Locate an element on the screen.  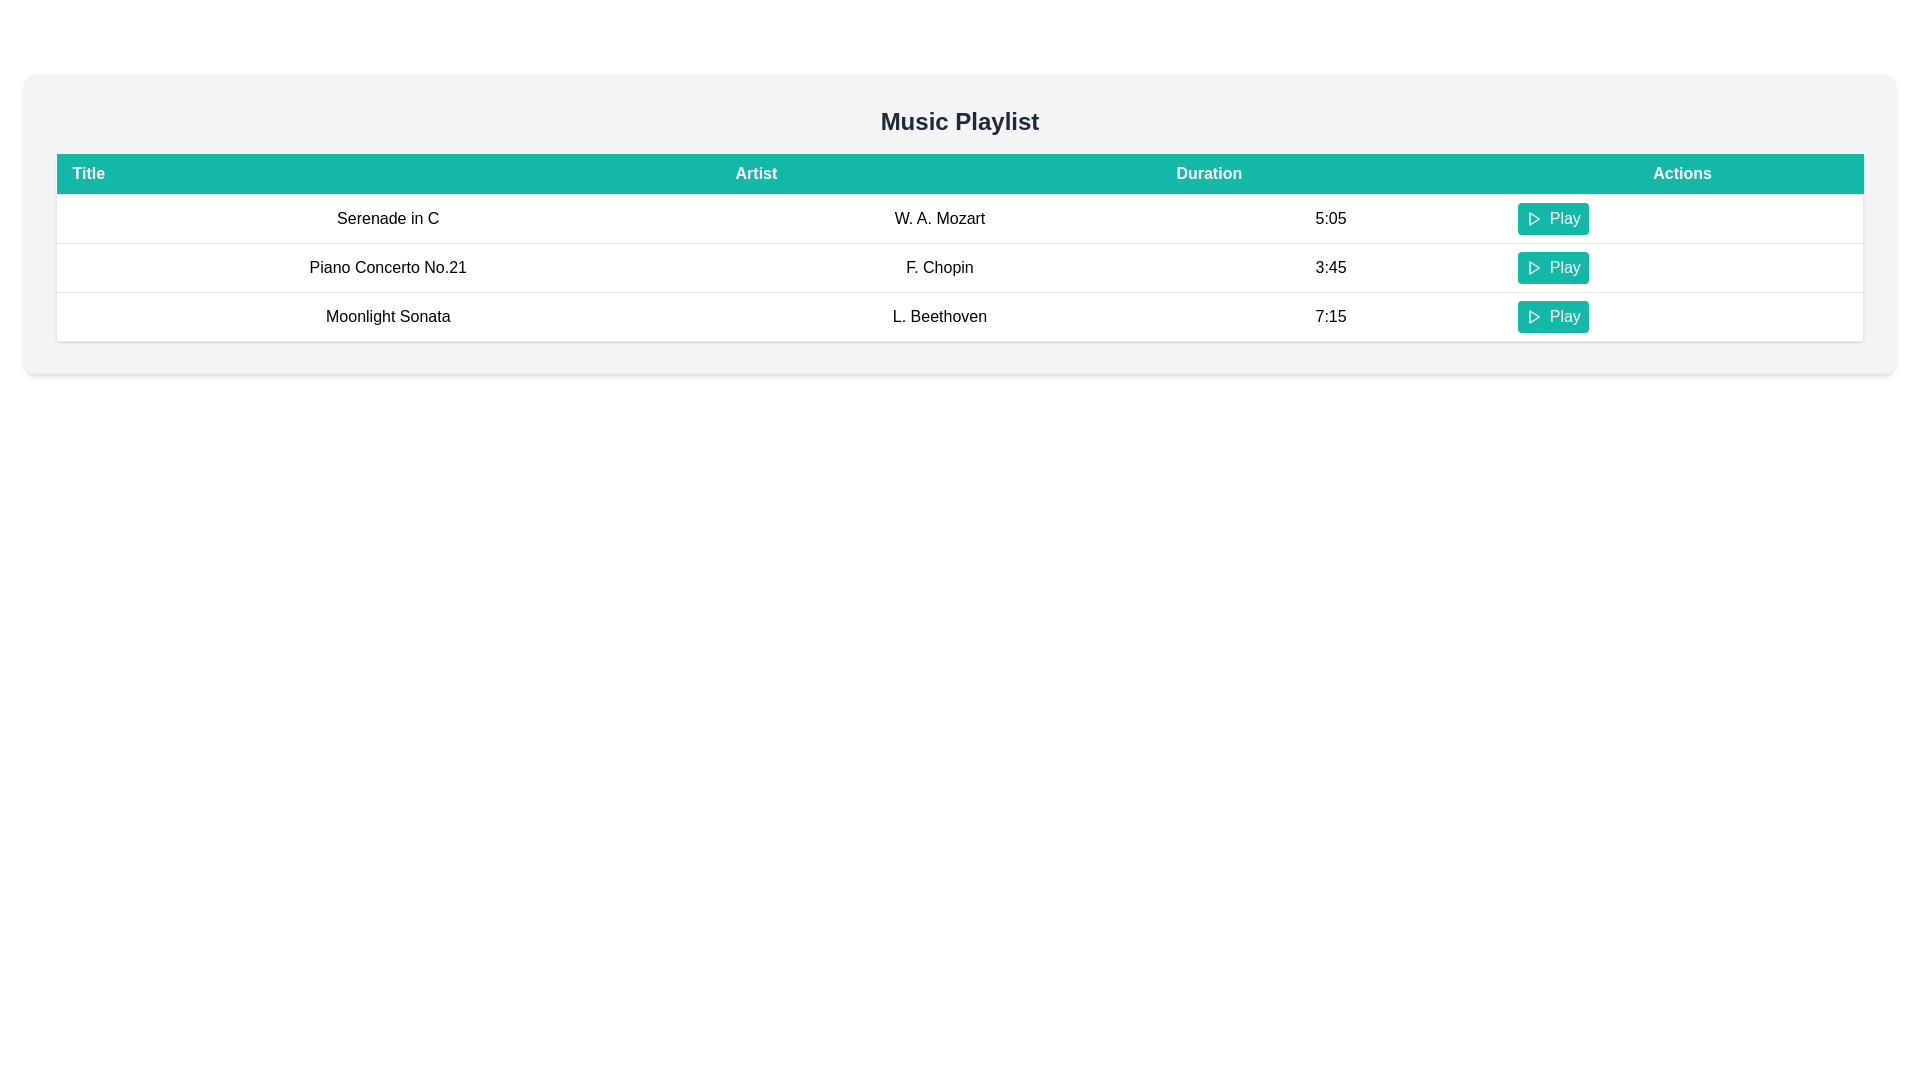
the text element displaying '7:15' in the 'Duration' column of the 'Moonlight Sonata' row is located at coordinates (1331, 315).